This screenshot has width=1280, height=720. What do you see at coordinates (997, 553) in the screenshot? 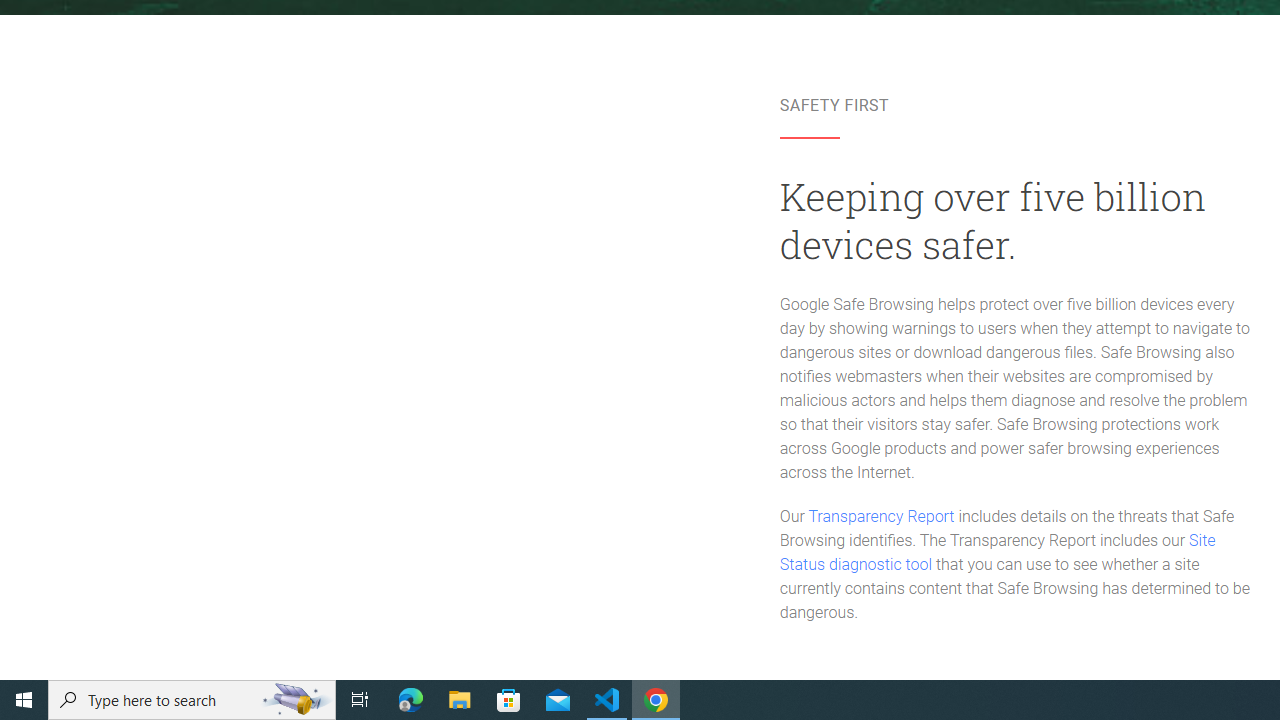
I see `'Site Status diagnostic tool'` at bounding box center [997, 553].